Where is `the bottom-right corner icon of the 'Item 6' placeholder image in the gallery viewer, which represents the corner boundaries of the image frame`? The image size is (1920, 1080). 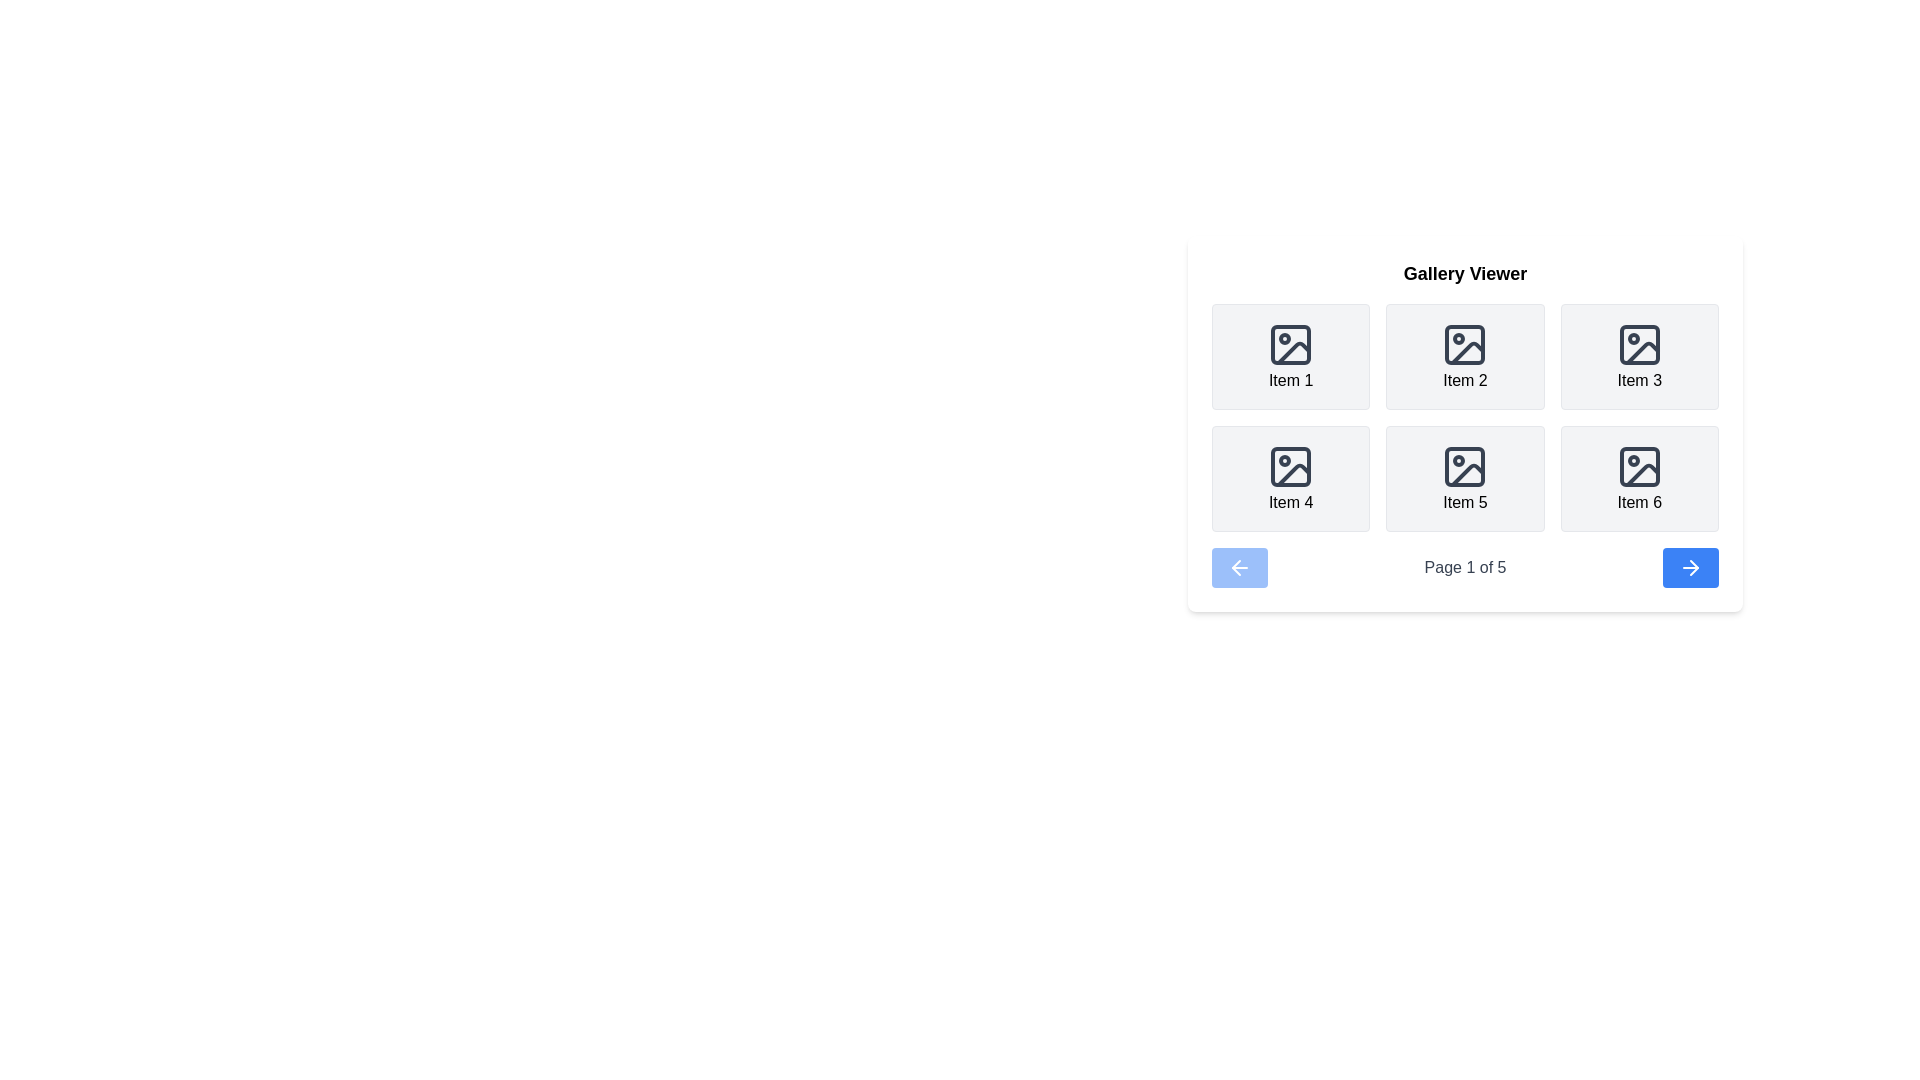 the bottom-right corner icon of the 'Item 6' placeholder image in the gallery viewer, which represents the corner boundaries of the image frame is located at coordinates (1639, 466).